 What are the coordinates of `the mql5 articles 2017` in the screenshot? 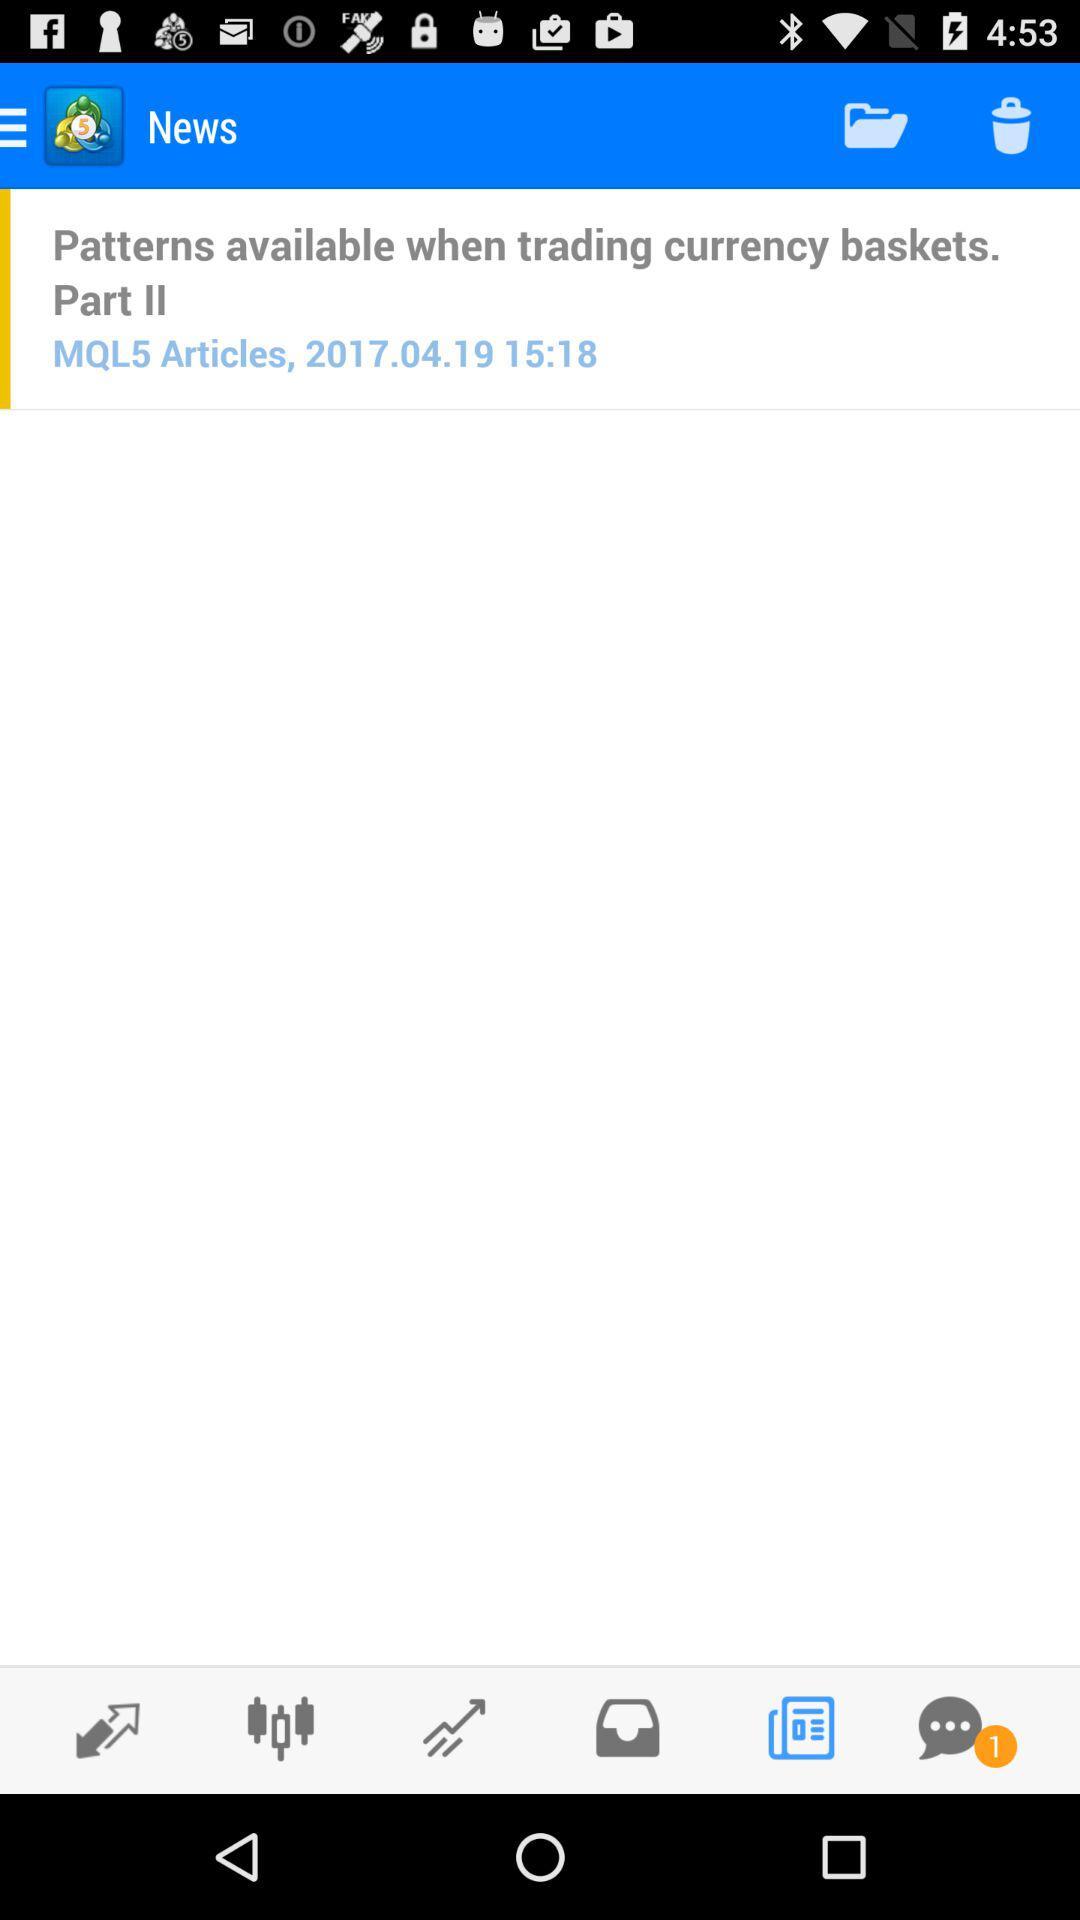 It's located at (324, 352).